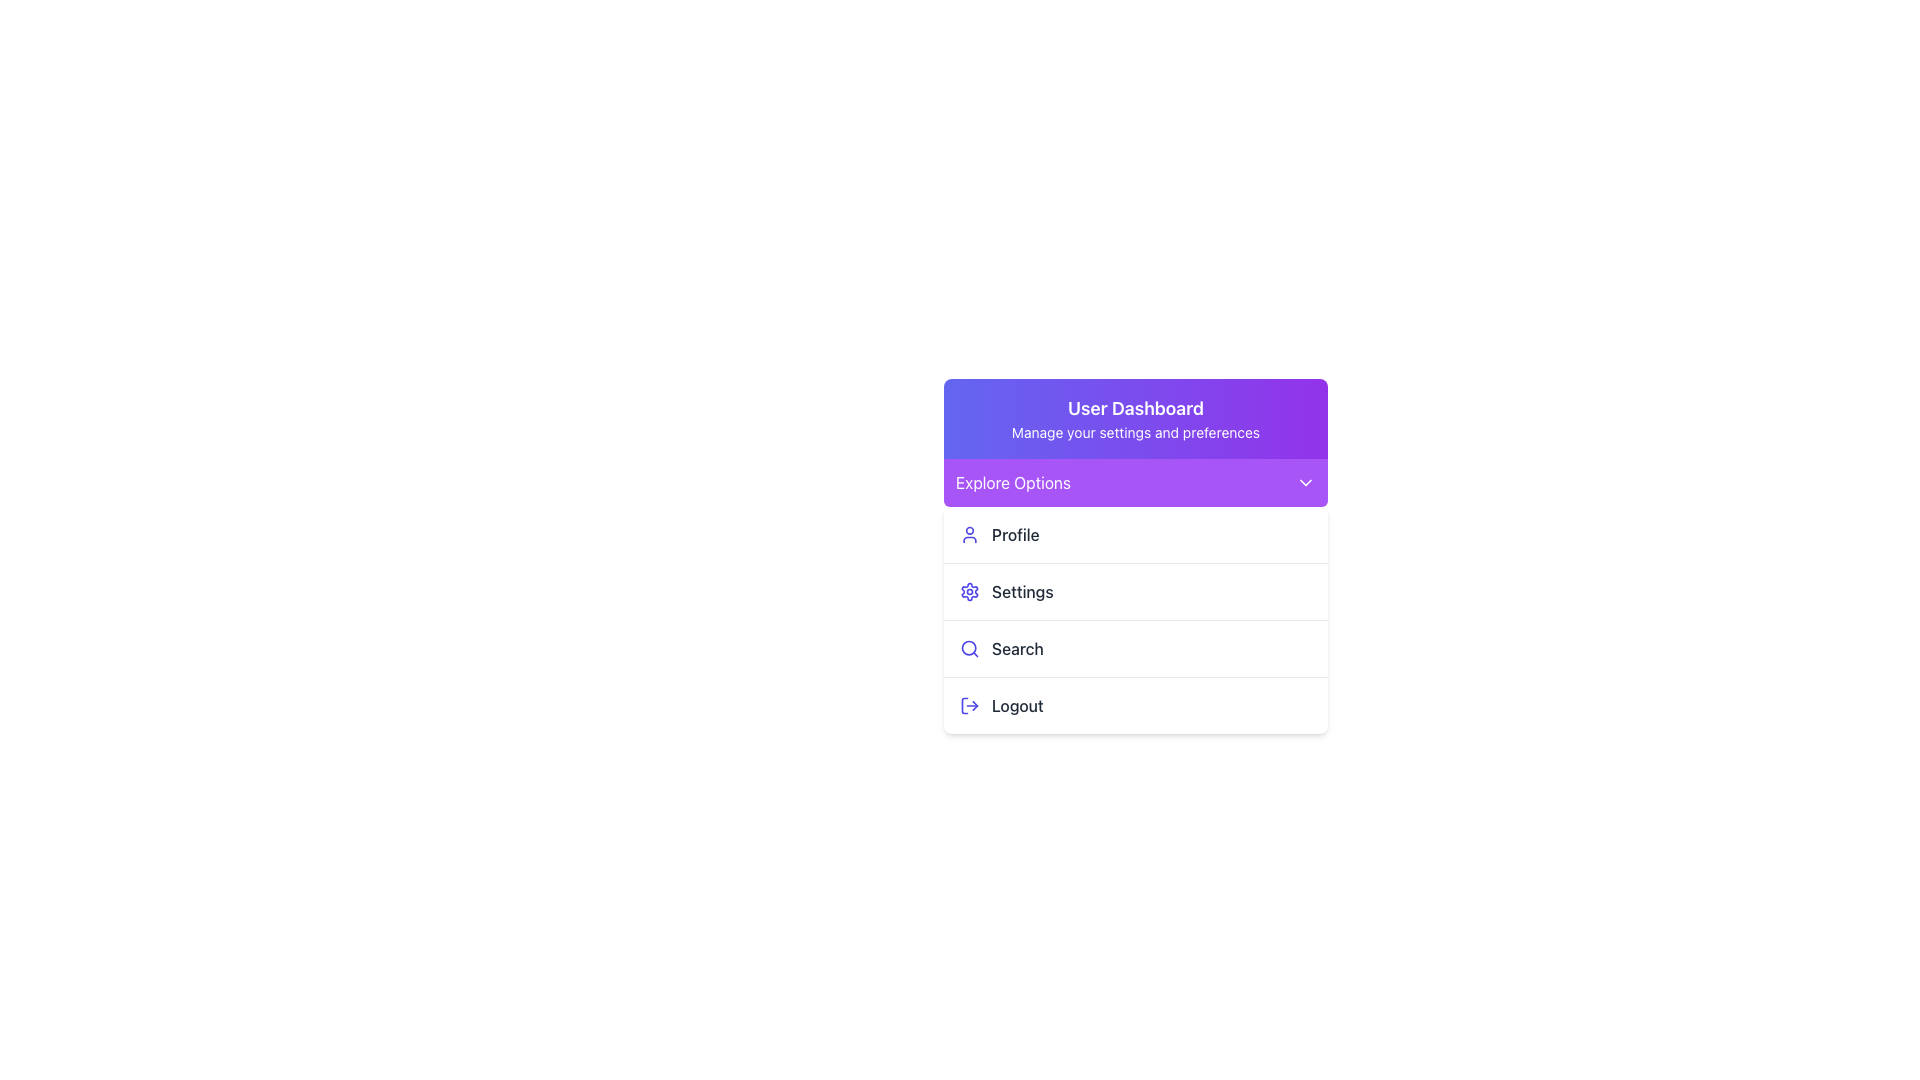 Image resolution: width=1920 pixels, height=1080 pixels. Describe the element at coordinates (1022, 590) in the screenshot. I see `the 'Settings' text label located in the second row of the vertical menu under 'Explore Options', next to a gear icon` at that location.